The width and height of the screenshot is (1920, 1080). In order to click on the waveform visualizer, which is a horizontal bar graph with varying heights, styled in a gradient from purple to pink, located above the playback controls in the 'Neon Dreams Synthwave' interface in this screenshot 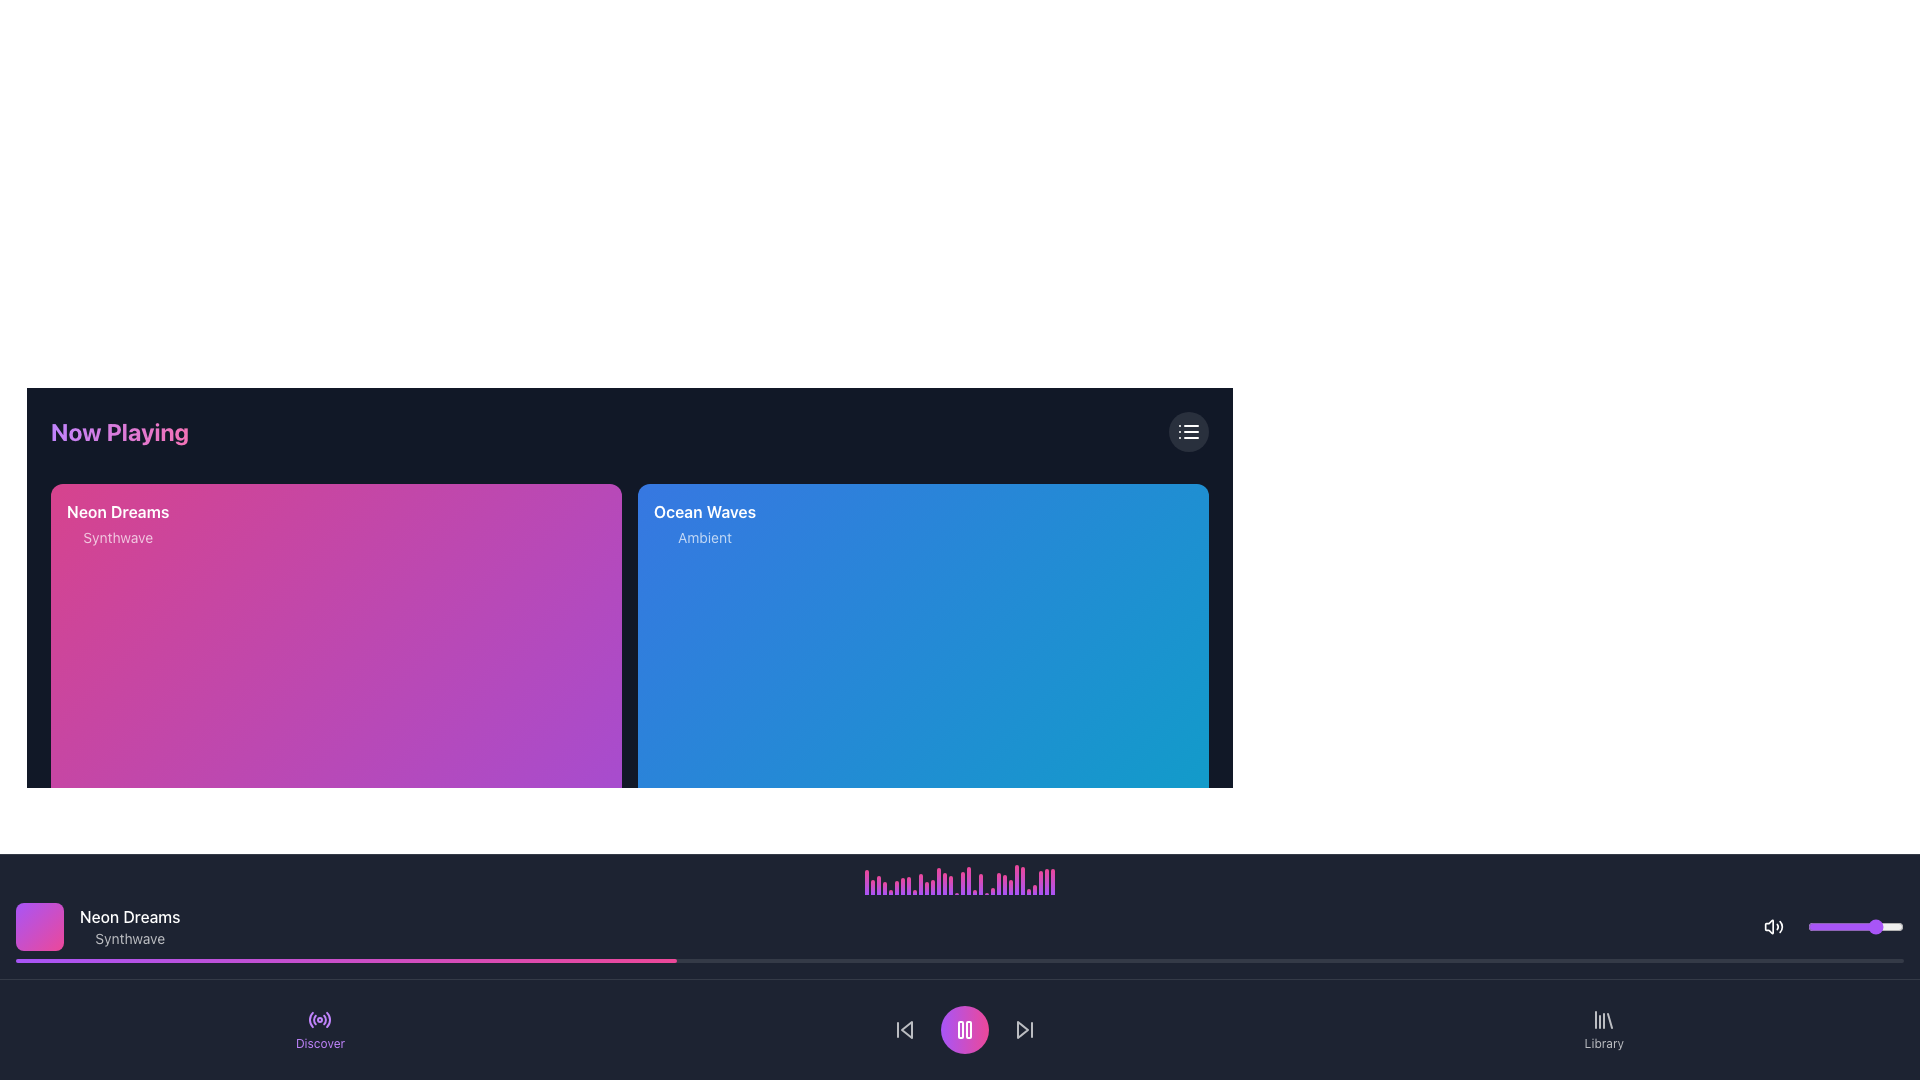, I will do `click(960, 878)`.